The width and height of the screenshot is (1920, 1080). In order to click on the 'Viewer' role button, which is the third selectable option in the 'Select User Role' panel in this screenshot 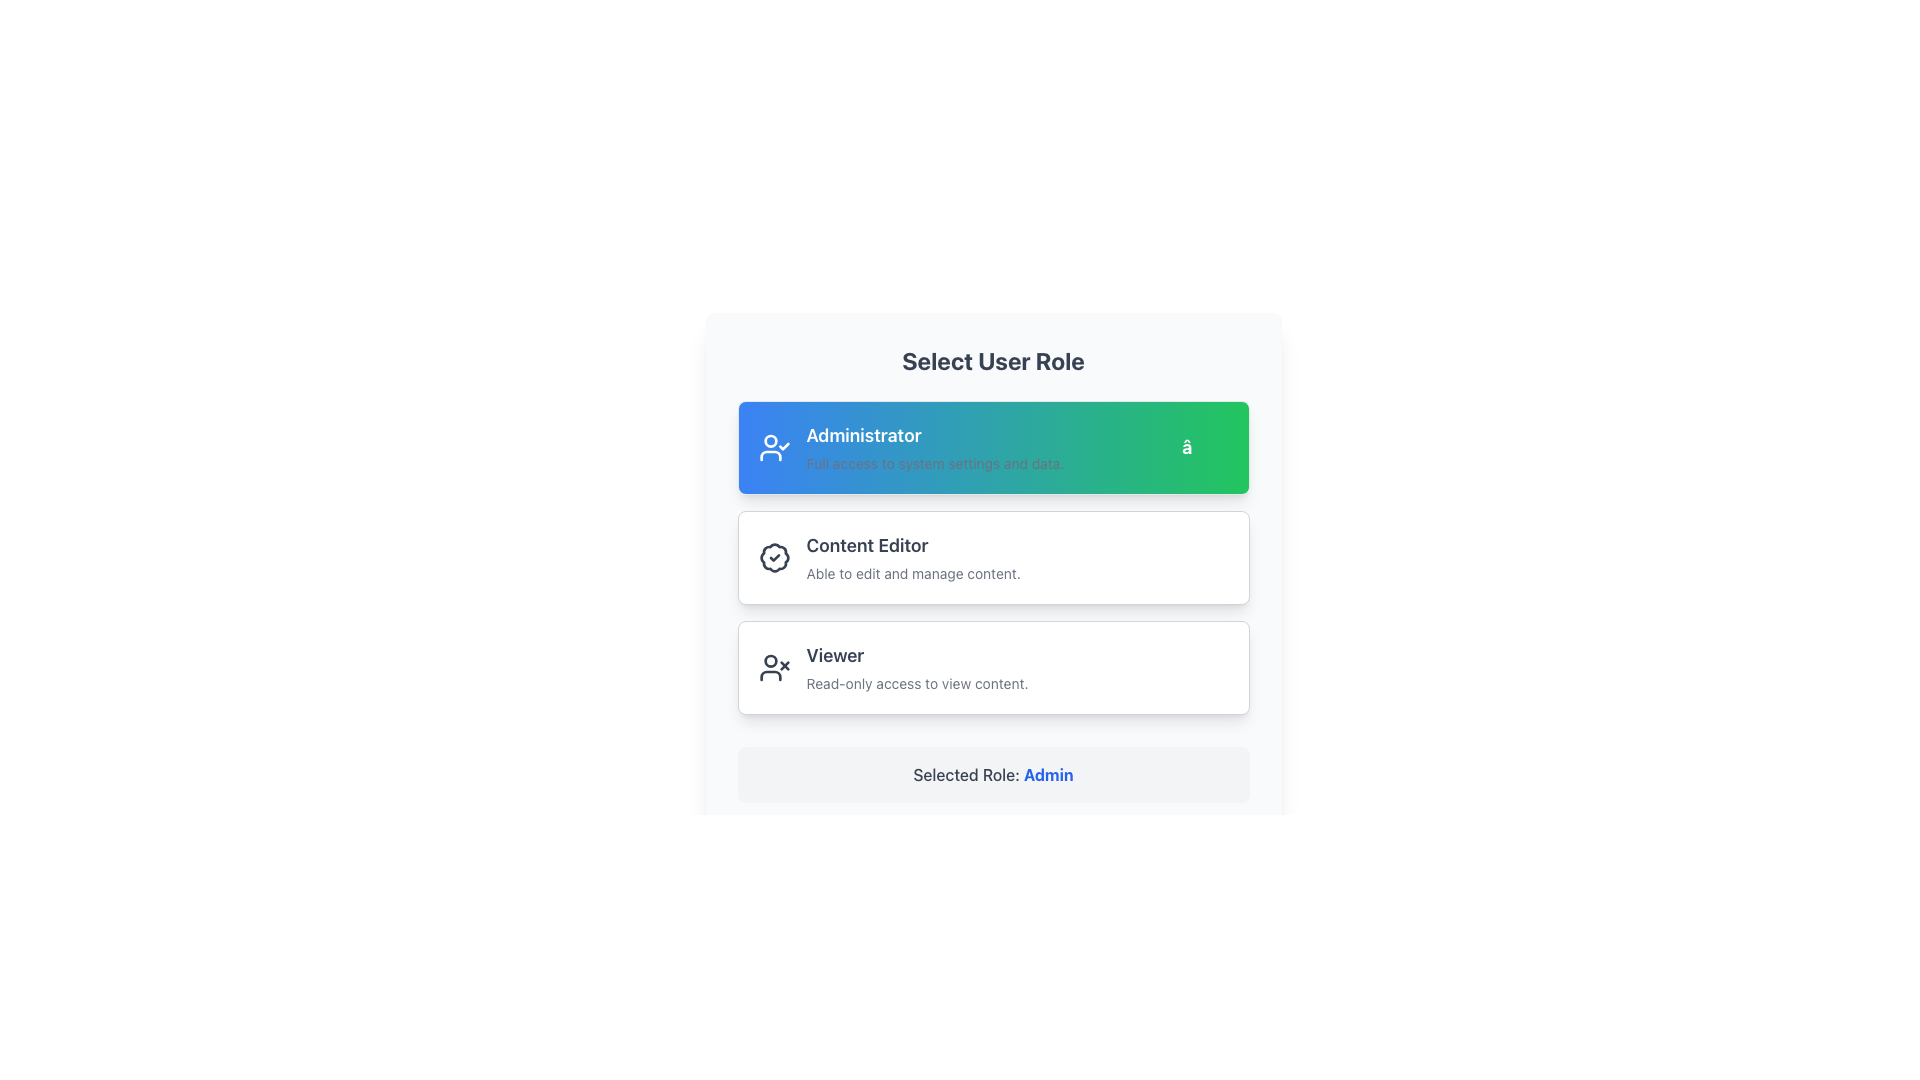, I will do `click(993, 667)`.